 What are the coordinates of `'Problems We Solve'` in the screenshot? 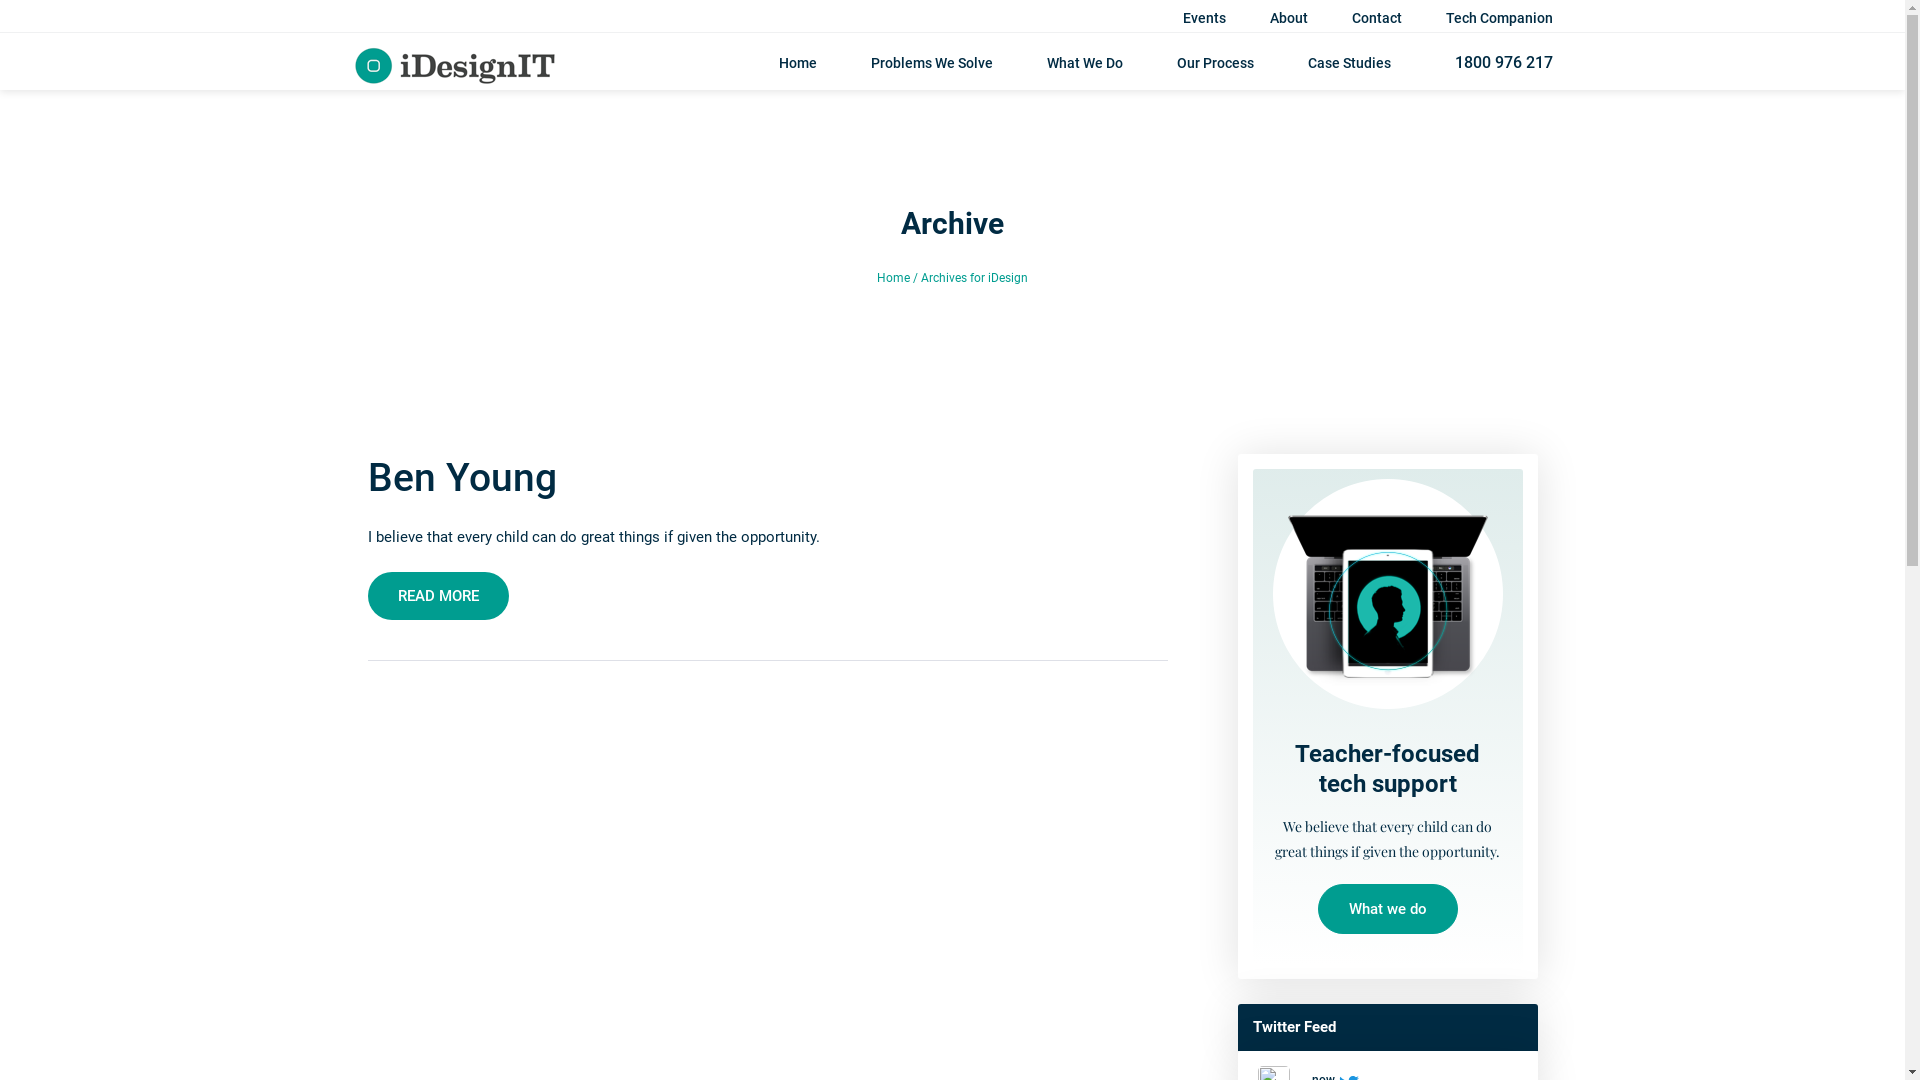 It's located at (869, 69).